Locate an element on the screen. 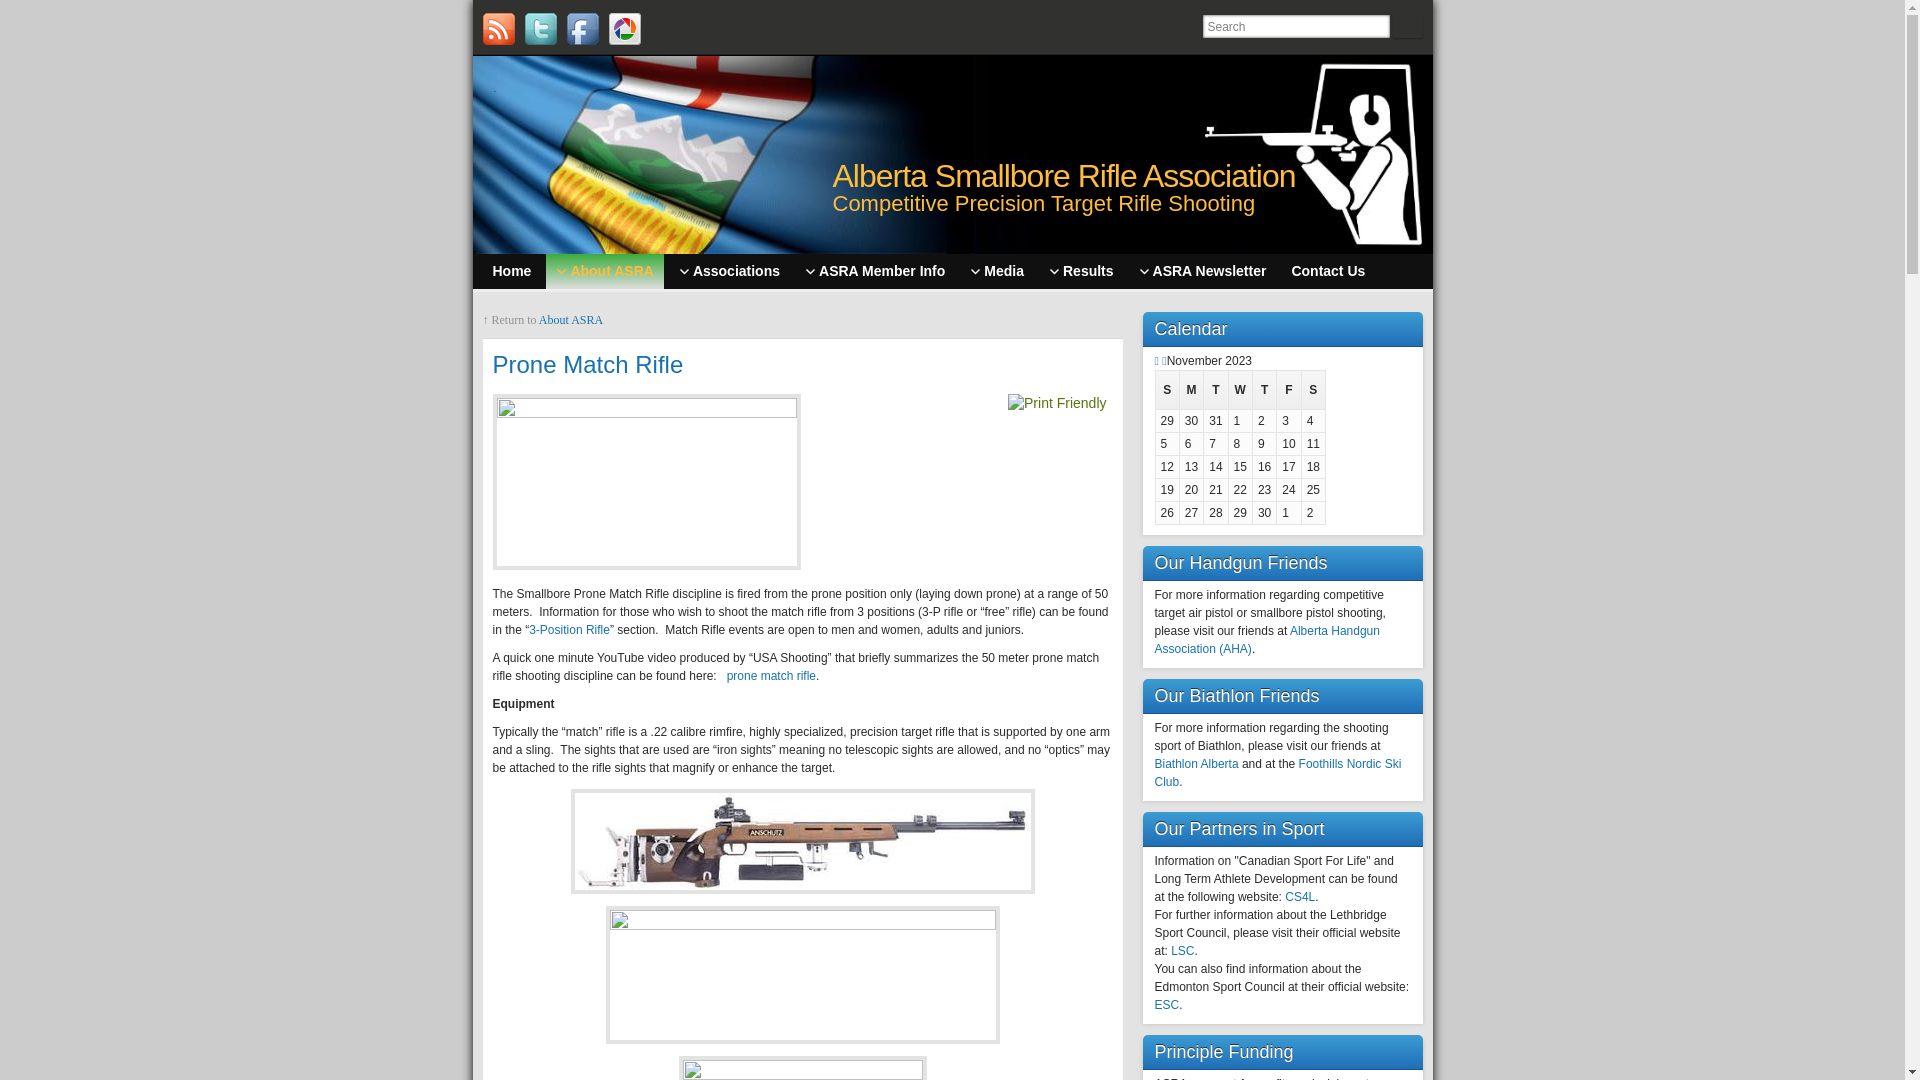 This screenshot has height=1080, width=1920. 'ASRA Newsletter' is located at coordinates (1128, 271).